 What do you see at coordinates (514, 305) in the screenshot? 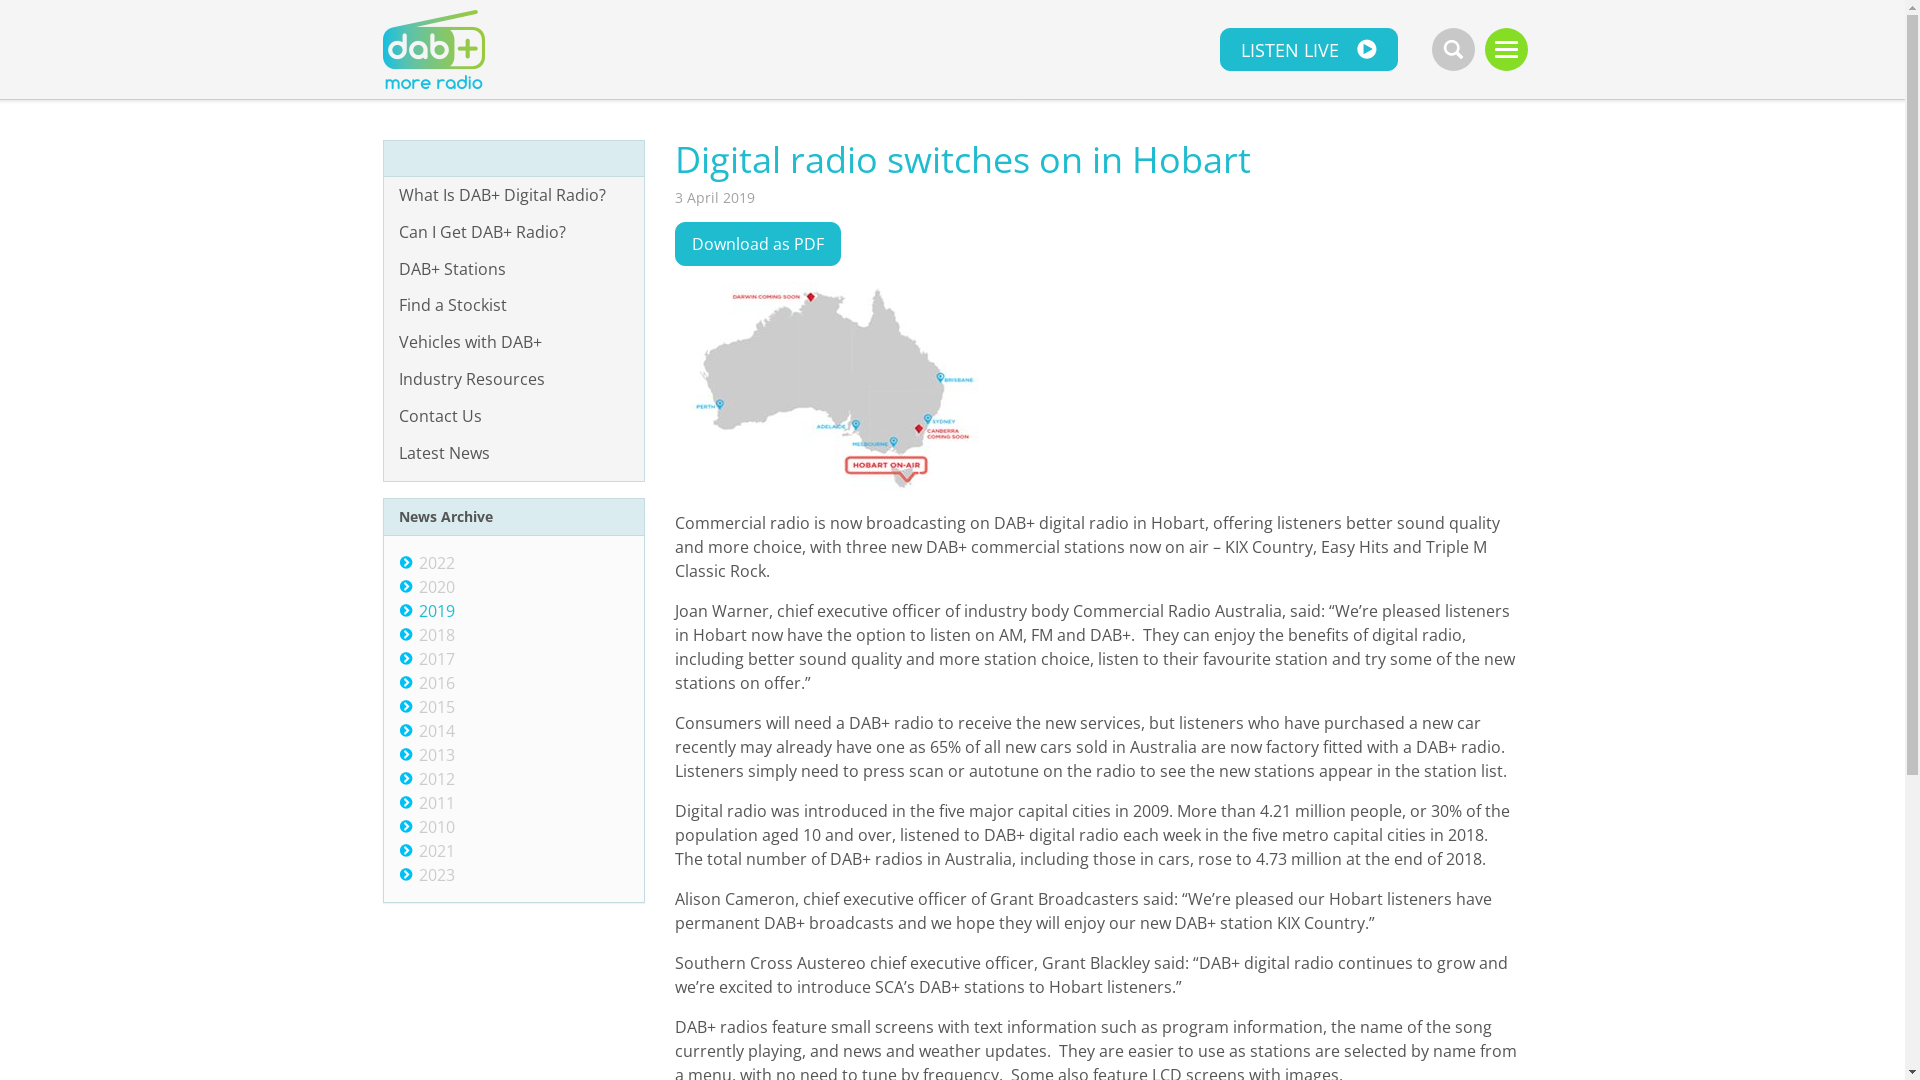
I see `'Find a Stockist'` at bounding box center [514, 305].